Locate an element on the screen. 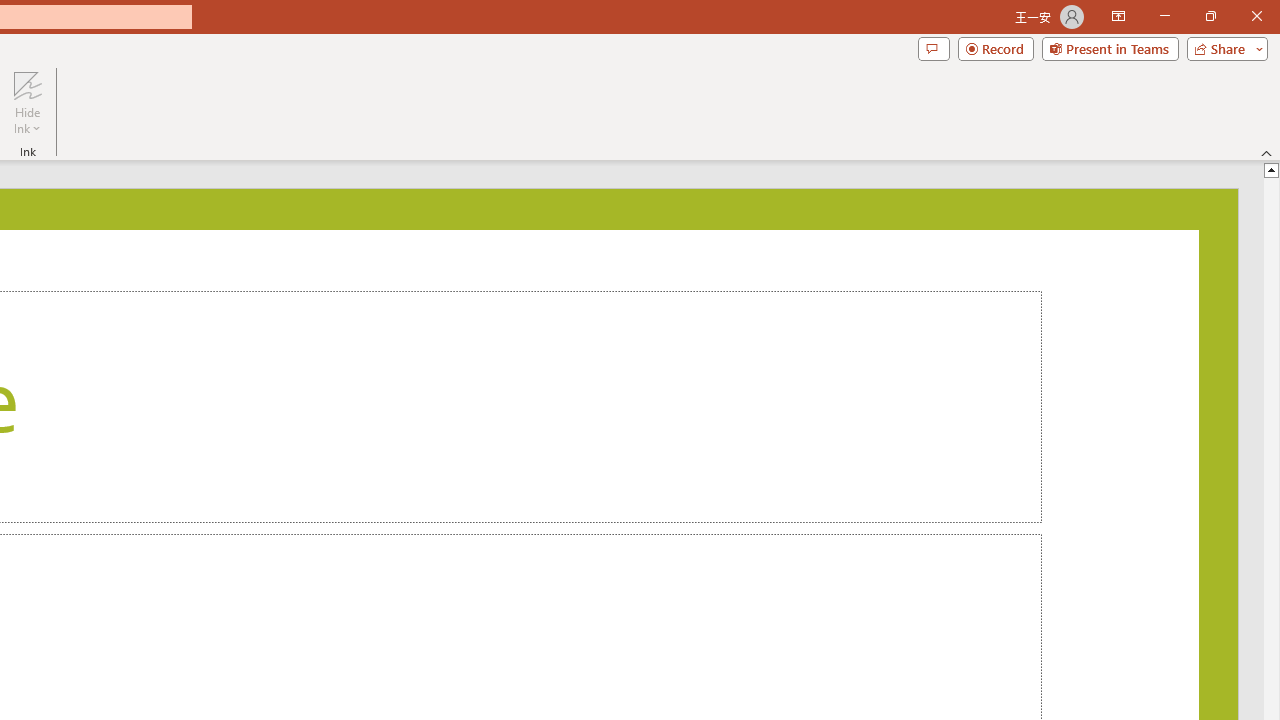 The image size is (1280, 720). 'Hide Ink' is located at coordinates (27, 103).